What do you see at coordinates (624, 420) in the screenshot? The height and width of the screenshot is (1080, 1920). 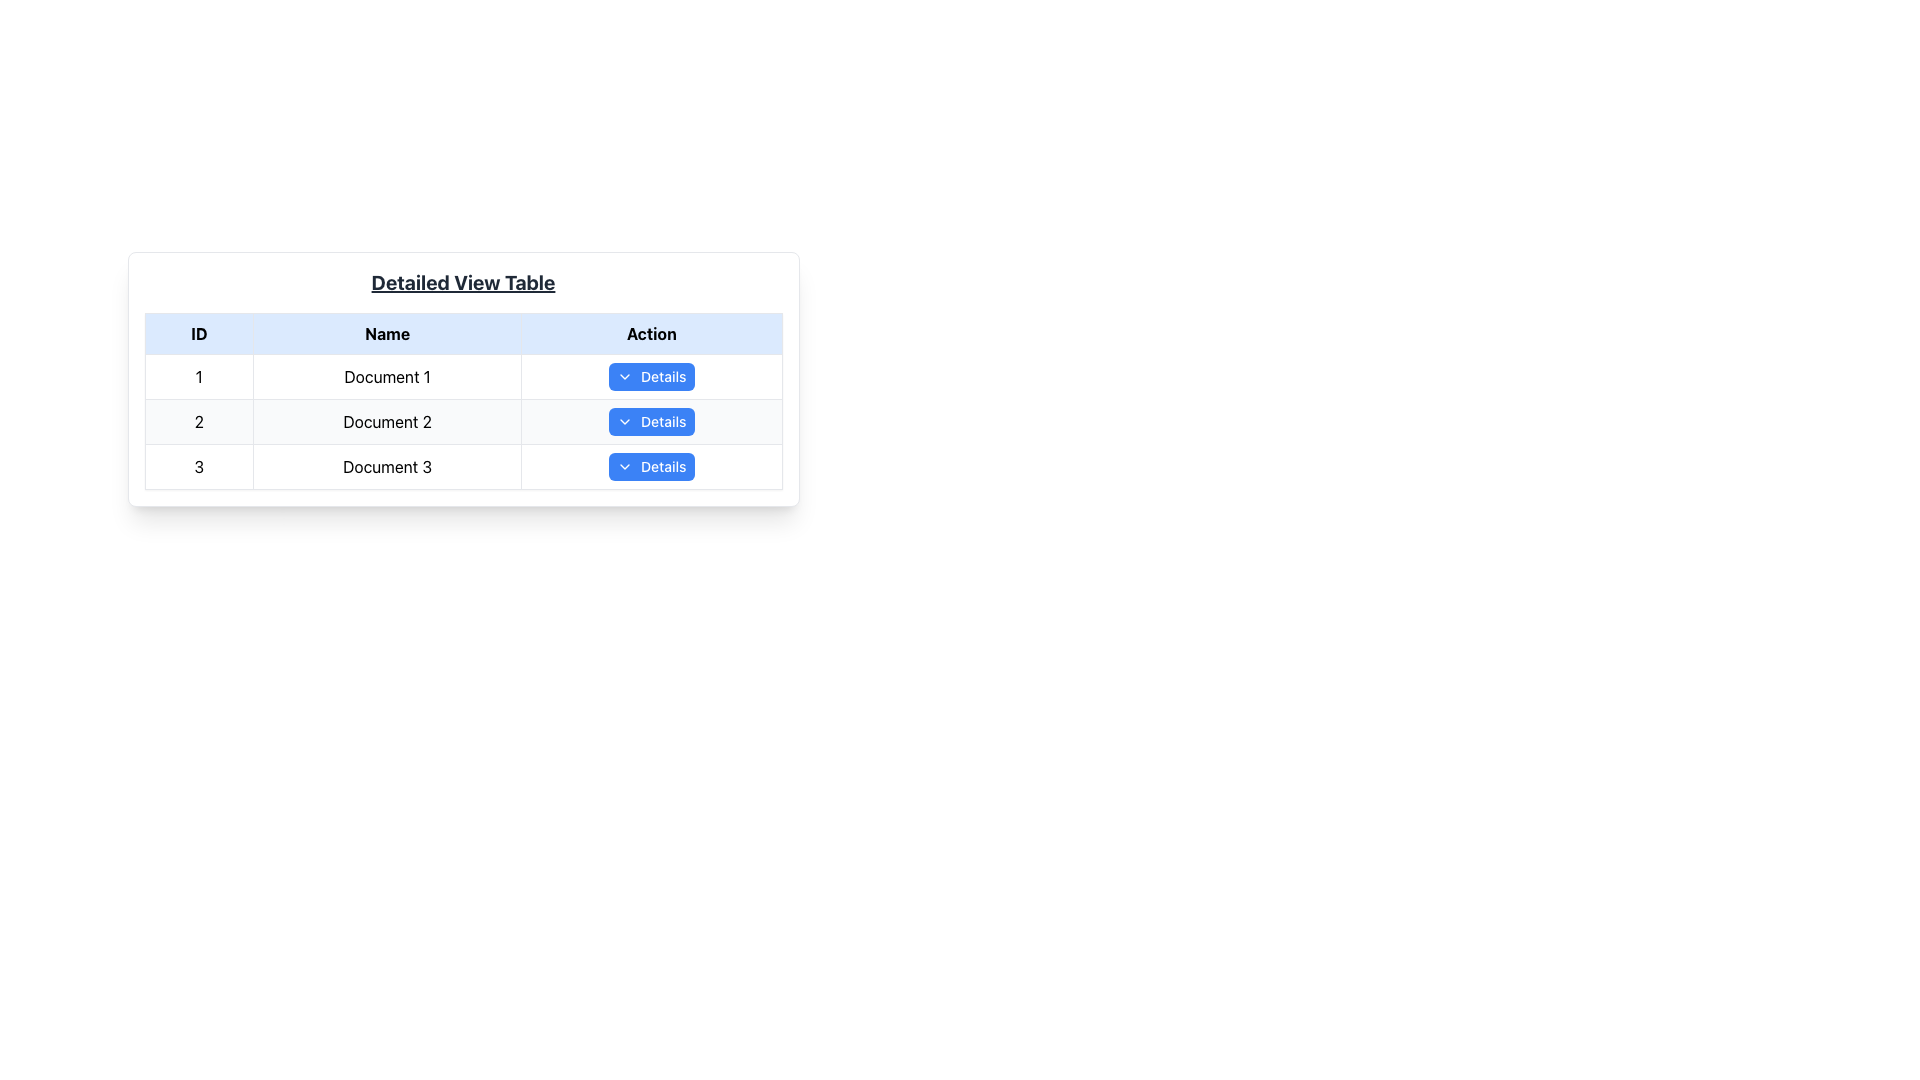 I see `the SVG icon located within the 'Details' button under the 'Action' column of the table corresponding to 'Document 2'` at bounding box center [624, 420].